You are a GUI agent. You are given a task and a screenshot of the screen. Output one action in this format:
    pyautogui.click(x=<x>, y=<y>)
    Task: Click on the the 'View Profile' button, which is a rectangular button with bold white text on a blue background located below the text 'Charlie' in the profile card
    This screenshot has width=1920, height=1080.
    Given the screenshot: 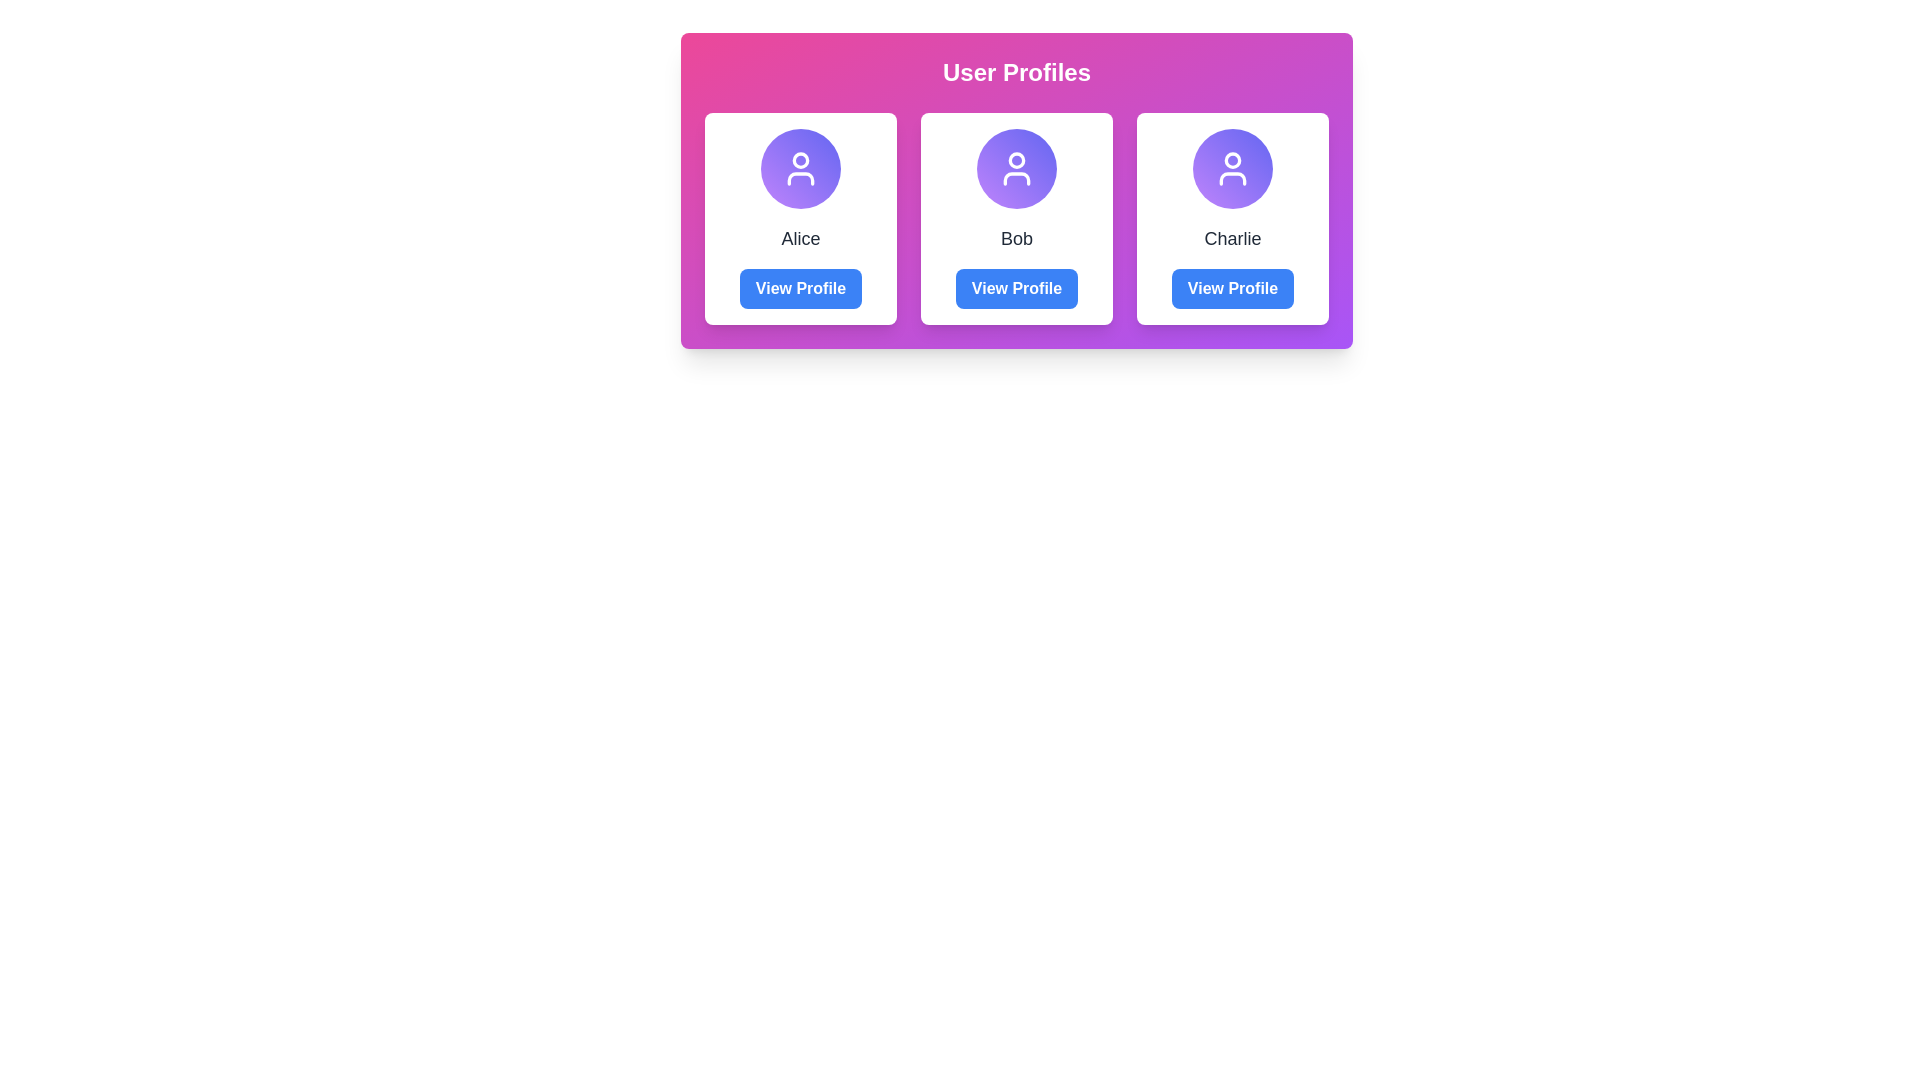 What is the action you would take?
    pyautogui.click(x=1232, y=289)
    